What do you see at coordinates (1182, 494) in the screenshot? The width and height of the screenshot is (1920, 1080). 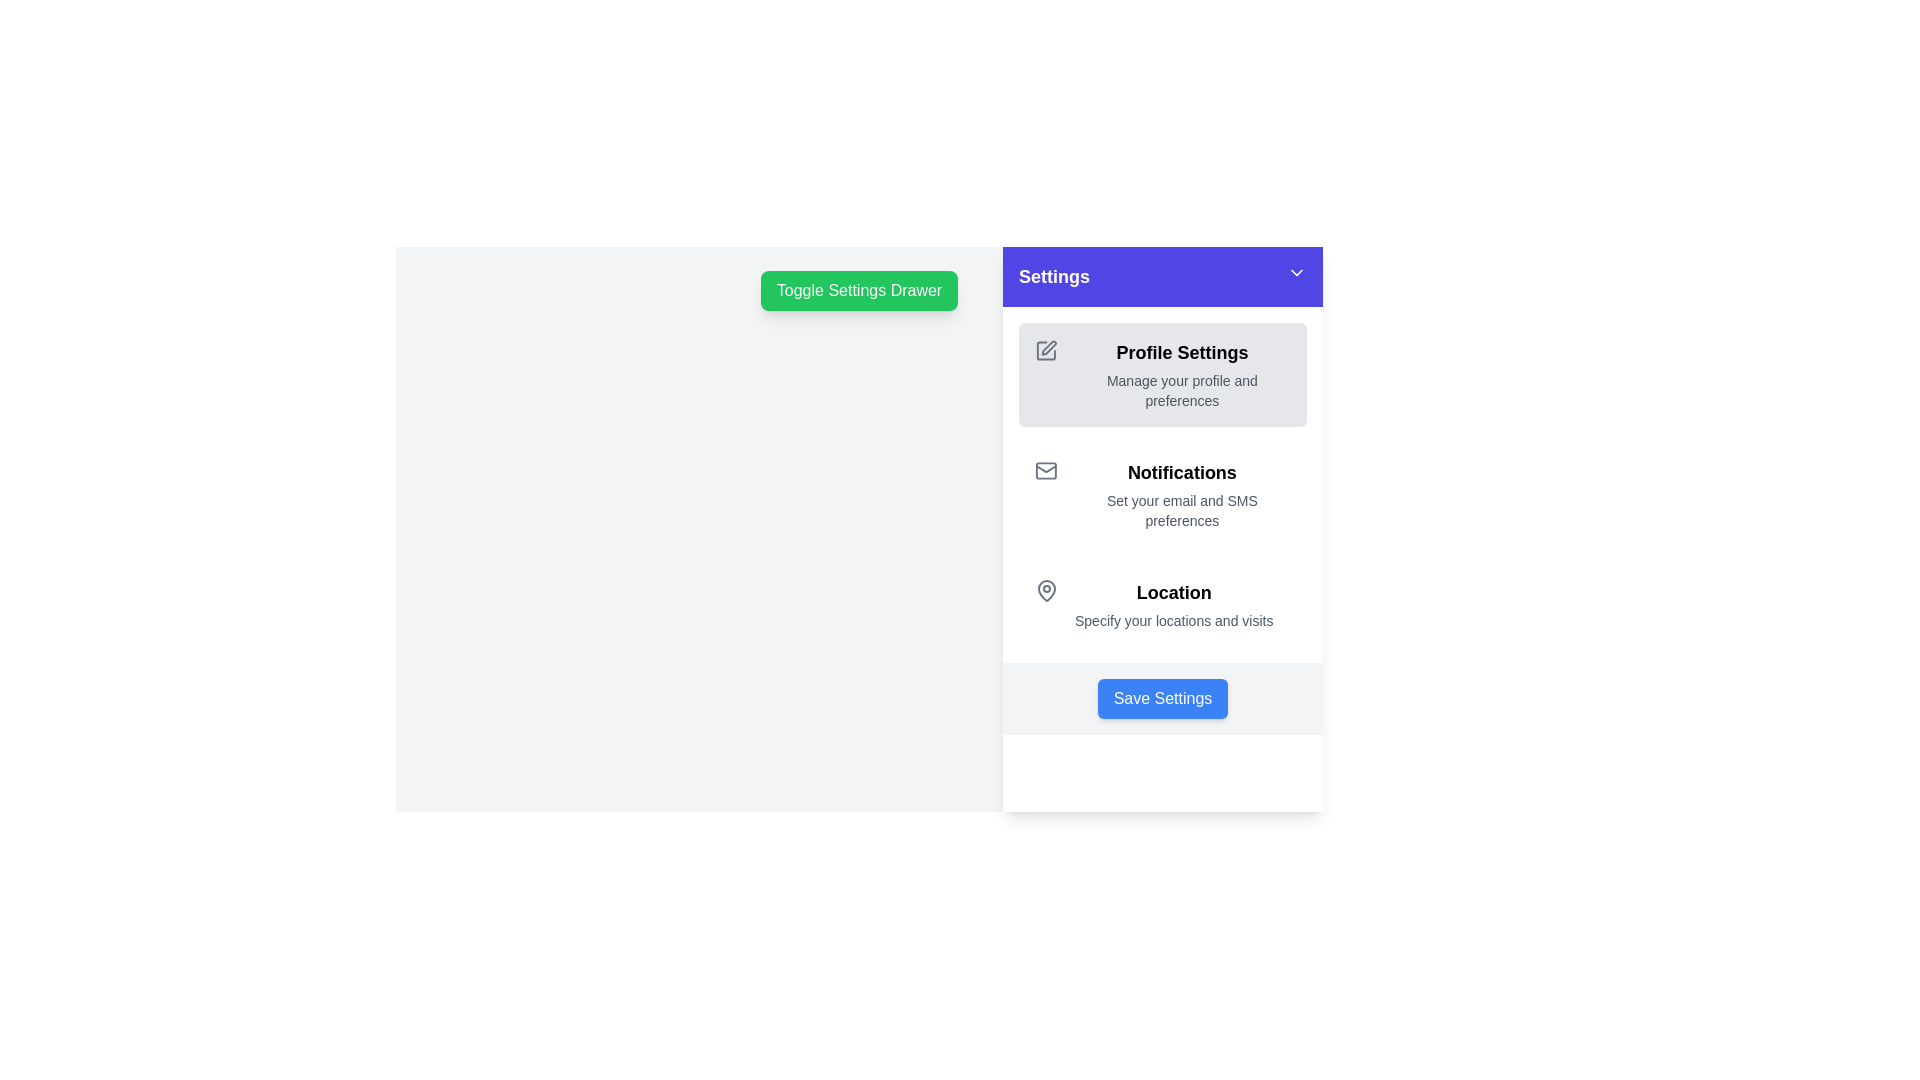 I see `the 'Notifications' informational text section element, which contains a bold title and descriptive text, located in the sidebar settings` at bounding box center [1182, 494].